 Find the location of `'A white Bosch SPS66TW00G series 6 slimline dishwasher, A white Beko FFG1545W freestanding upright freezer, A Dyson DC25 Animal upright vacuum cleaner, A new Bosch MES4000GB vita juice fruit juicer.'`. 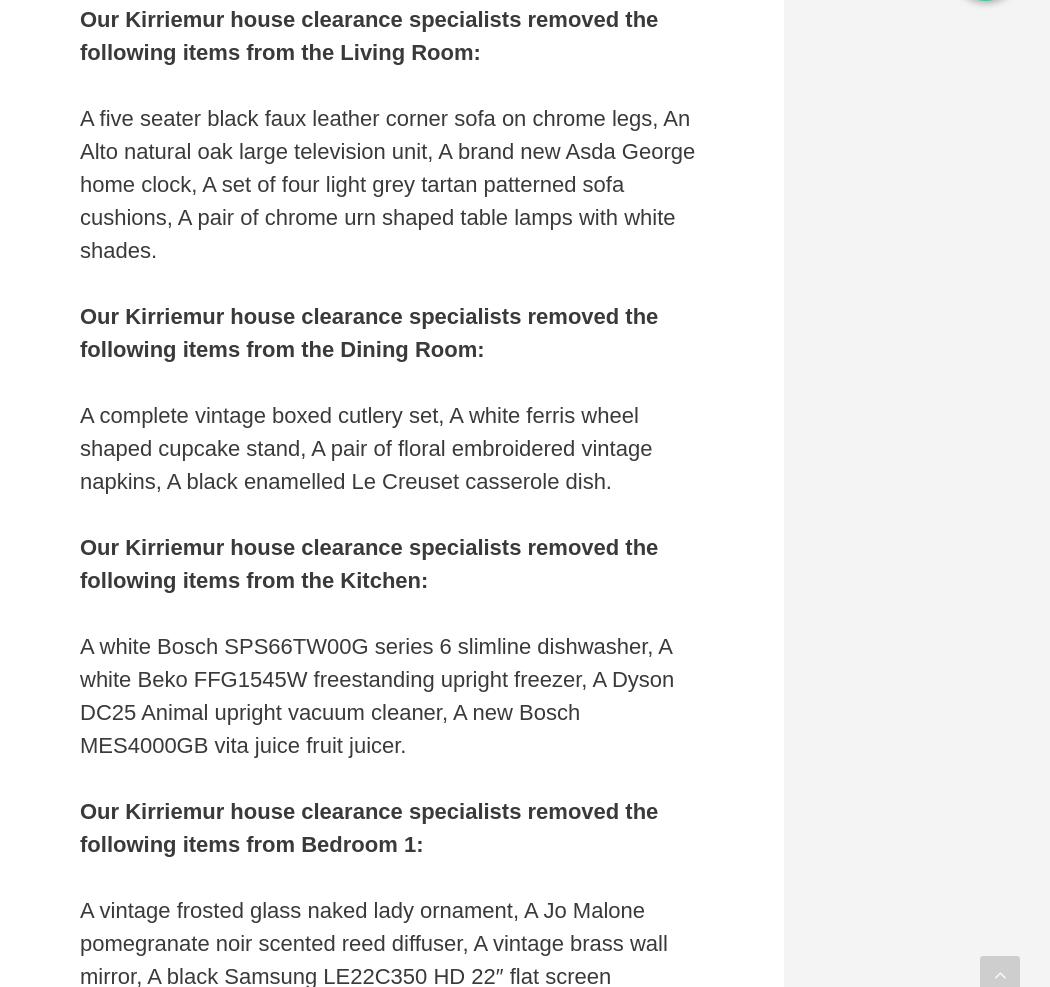

'A white Bosch SPS66TW00G series 6 slimline dishwasher, A white Beko FFG1545W freestanding upright freezer, A Dyson DC25 Animal upright vacuum cleaner, A new Bosch MES4000GB vita juice fruit juicer.' is located at coordinates (80, 695).